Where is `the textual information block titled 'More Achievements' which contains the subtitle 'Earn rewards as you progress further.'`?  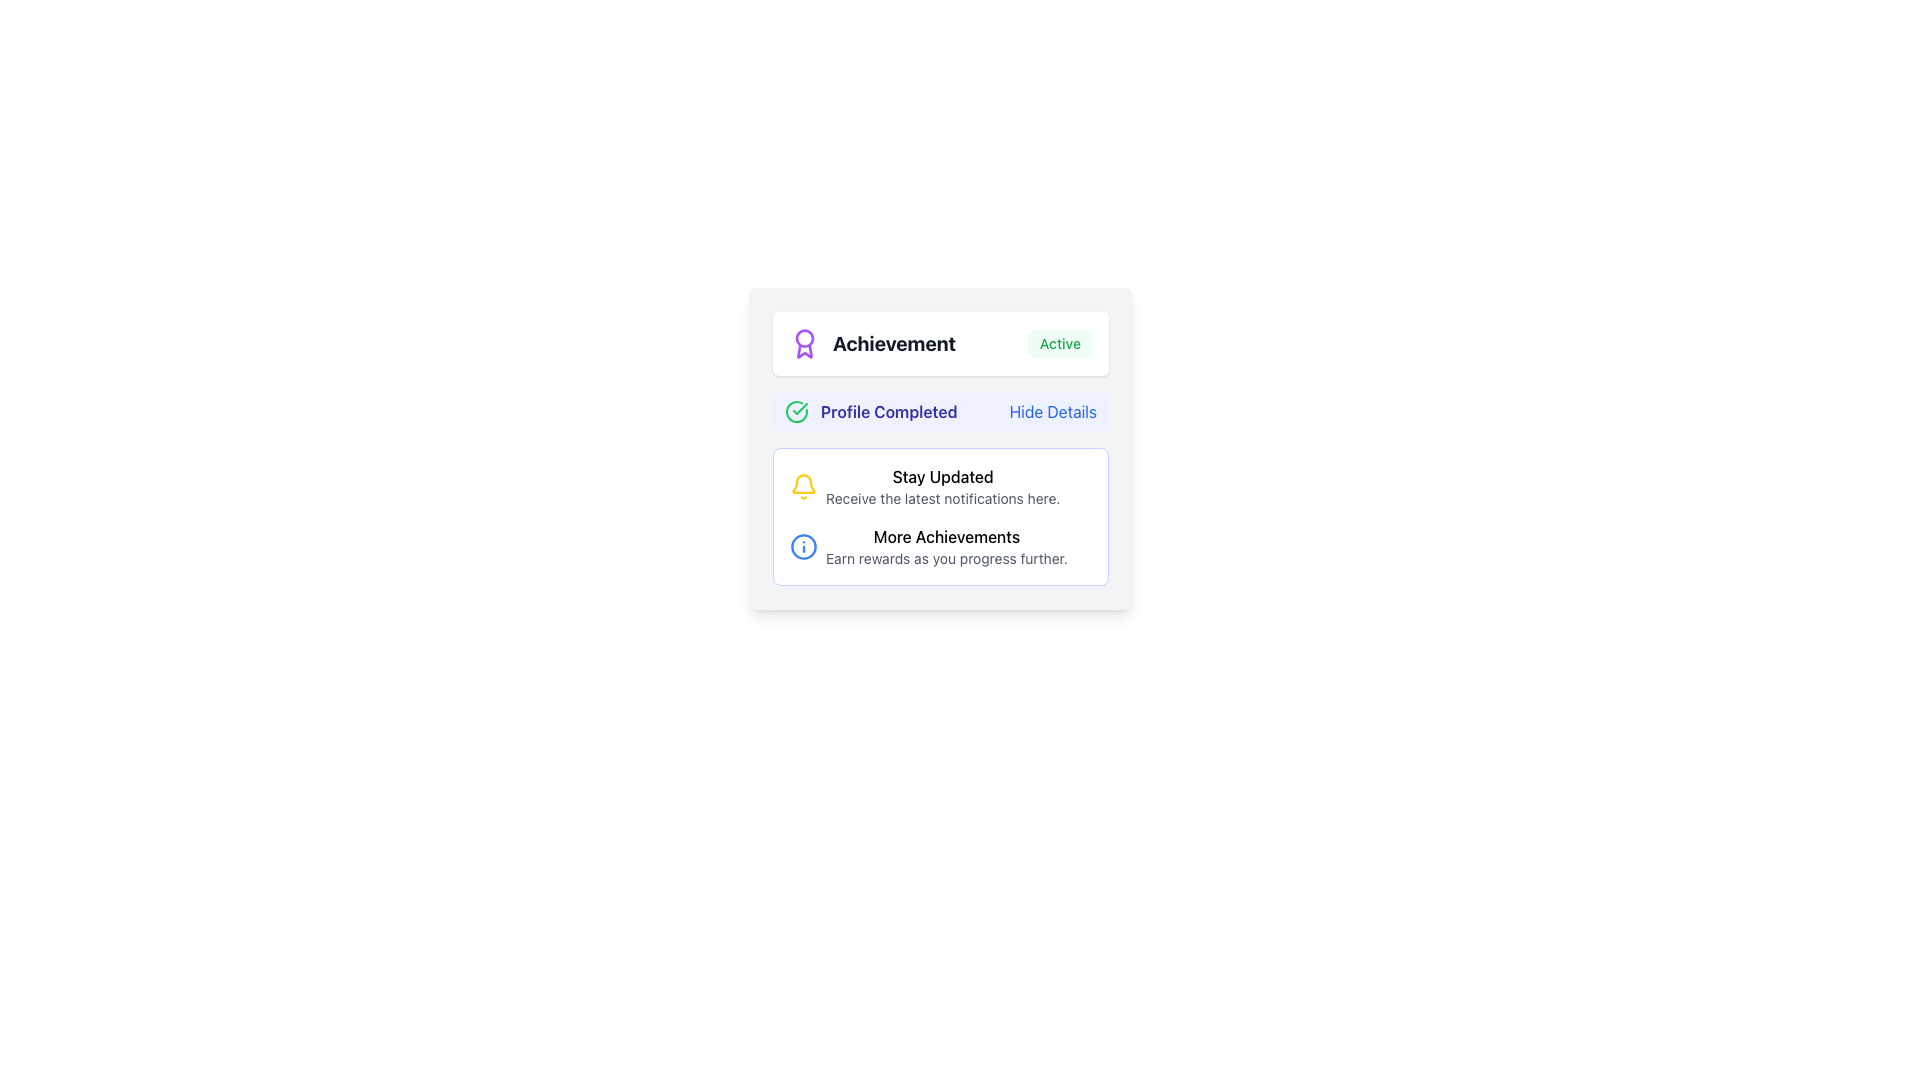 the textual information block titled 'More Achievements' which contains the subtitle 'Earn rewards as you progress further.' is located at coordinates (945, 547).